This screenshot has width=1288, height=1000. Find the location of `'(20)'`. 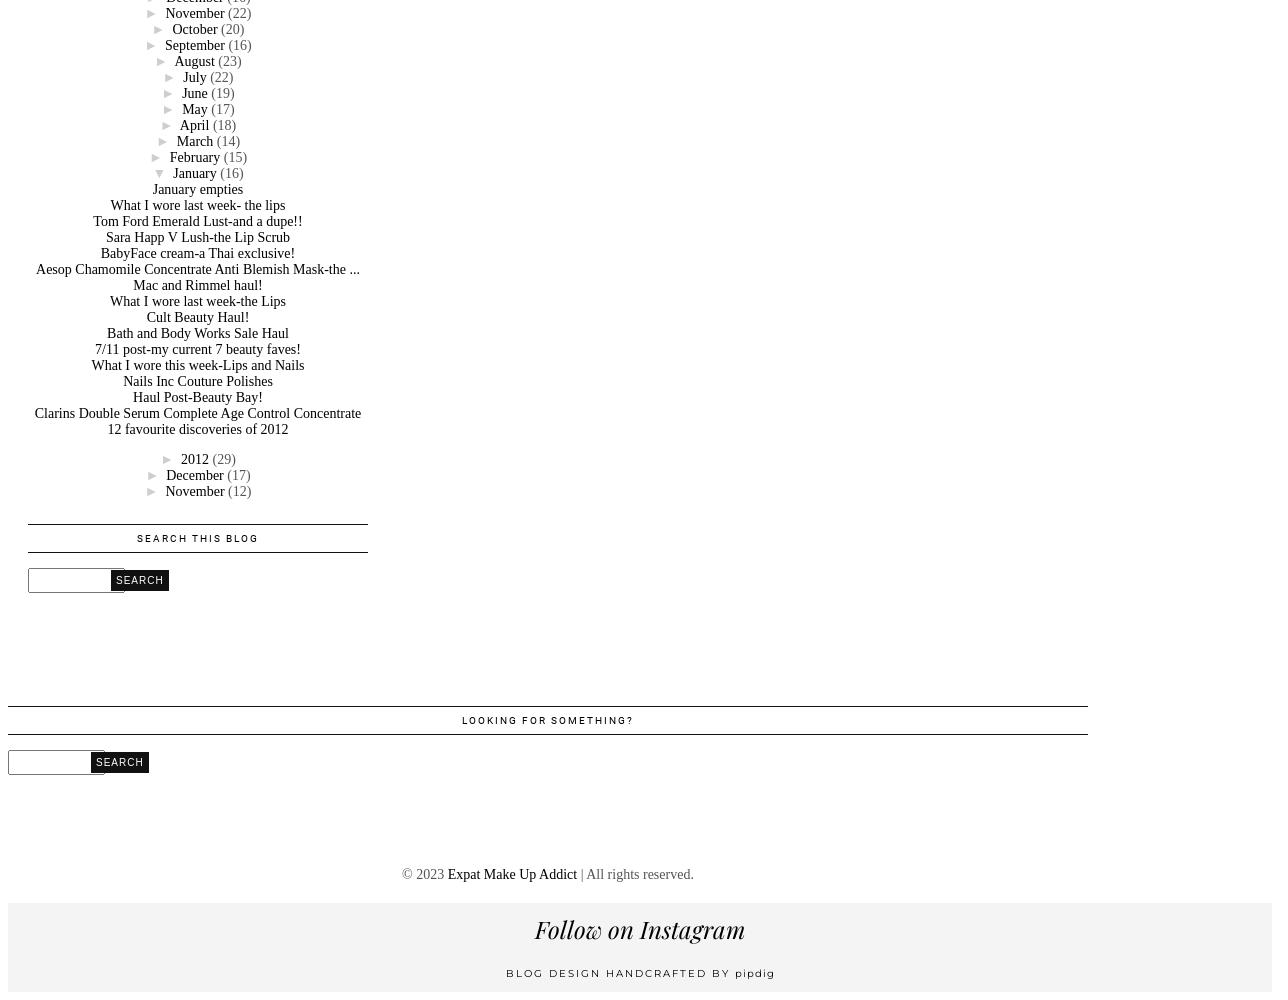

'(20)' is located at coordinates (232, 28).